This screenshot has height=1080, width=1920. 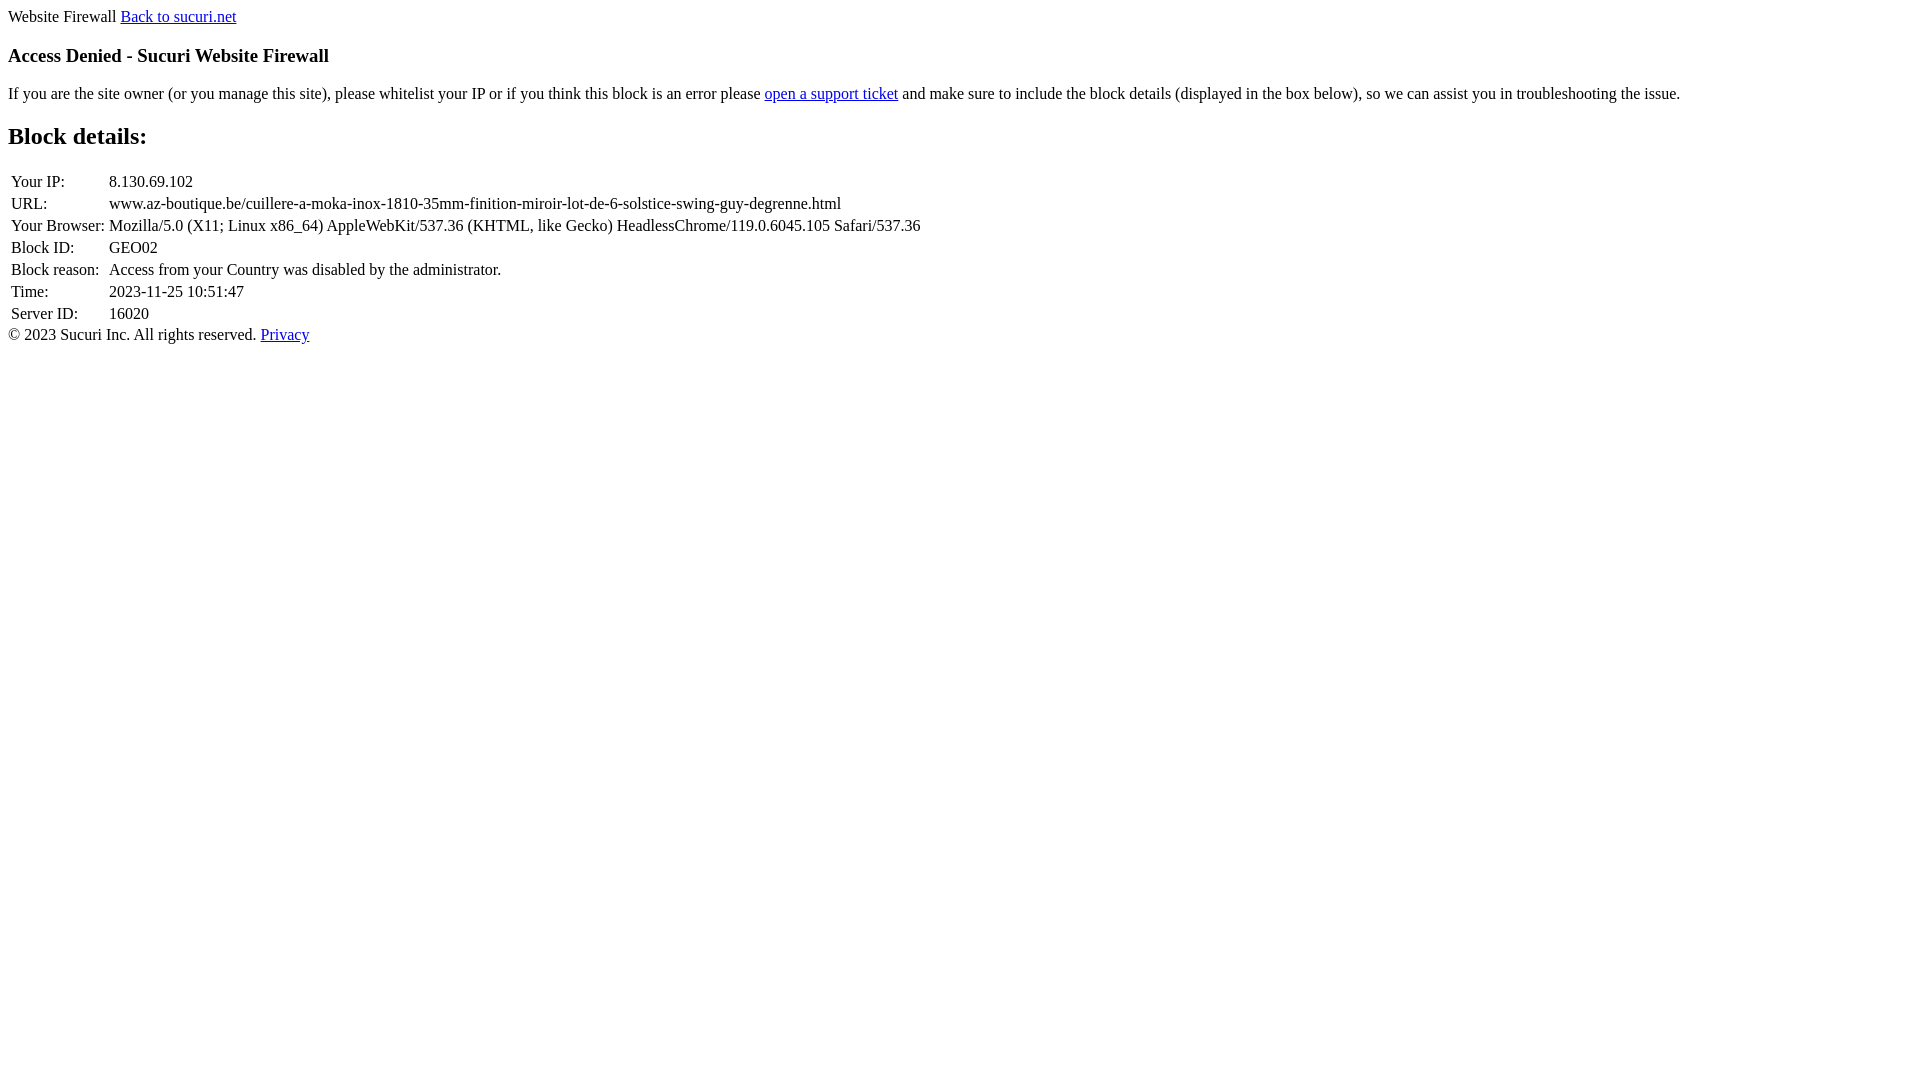 What do you see at coordinates (119, 16) in the screenshot?
I see `'Back to sucuri.net'` at bounding box center [119, 16].